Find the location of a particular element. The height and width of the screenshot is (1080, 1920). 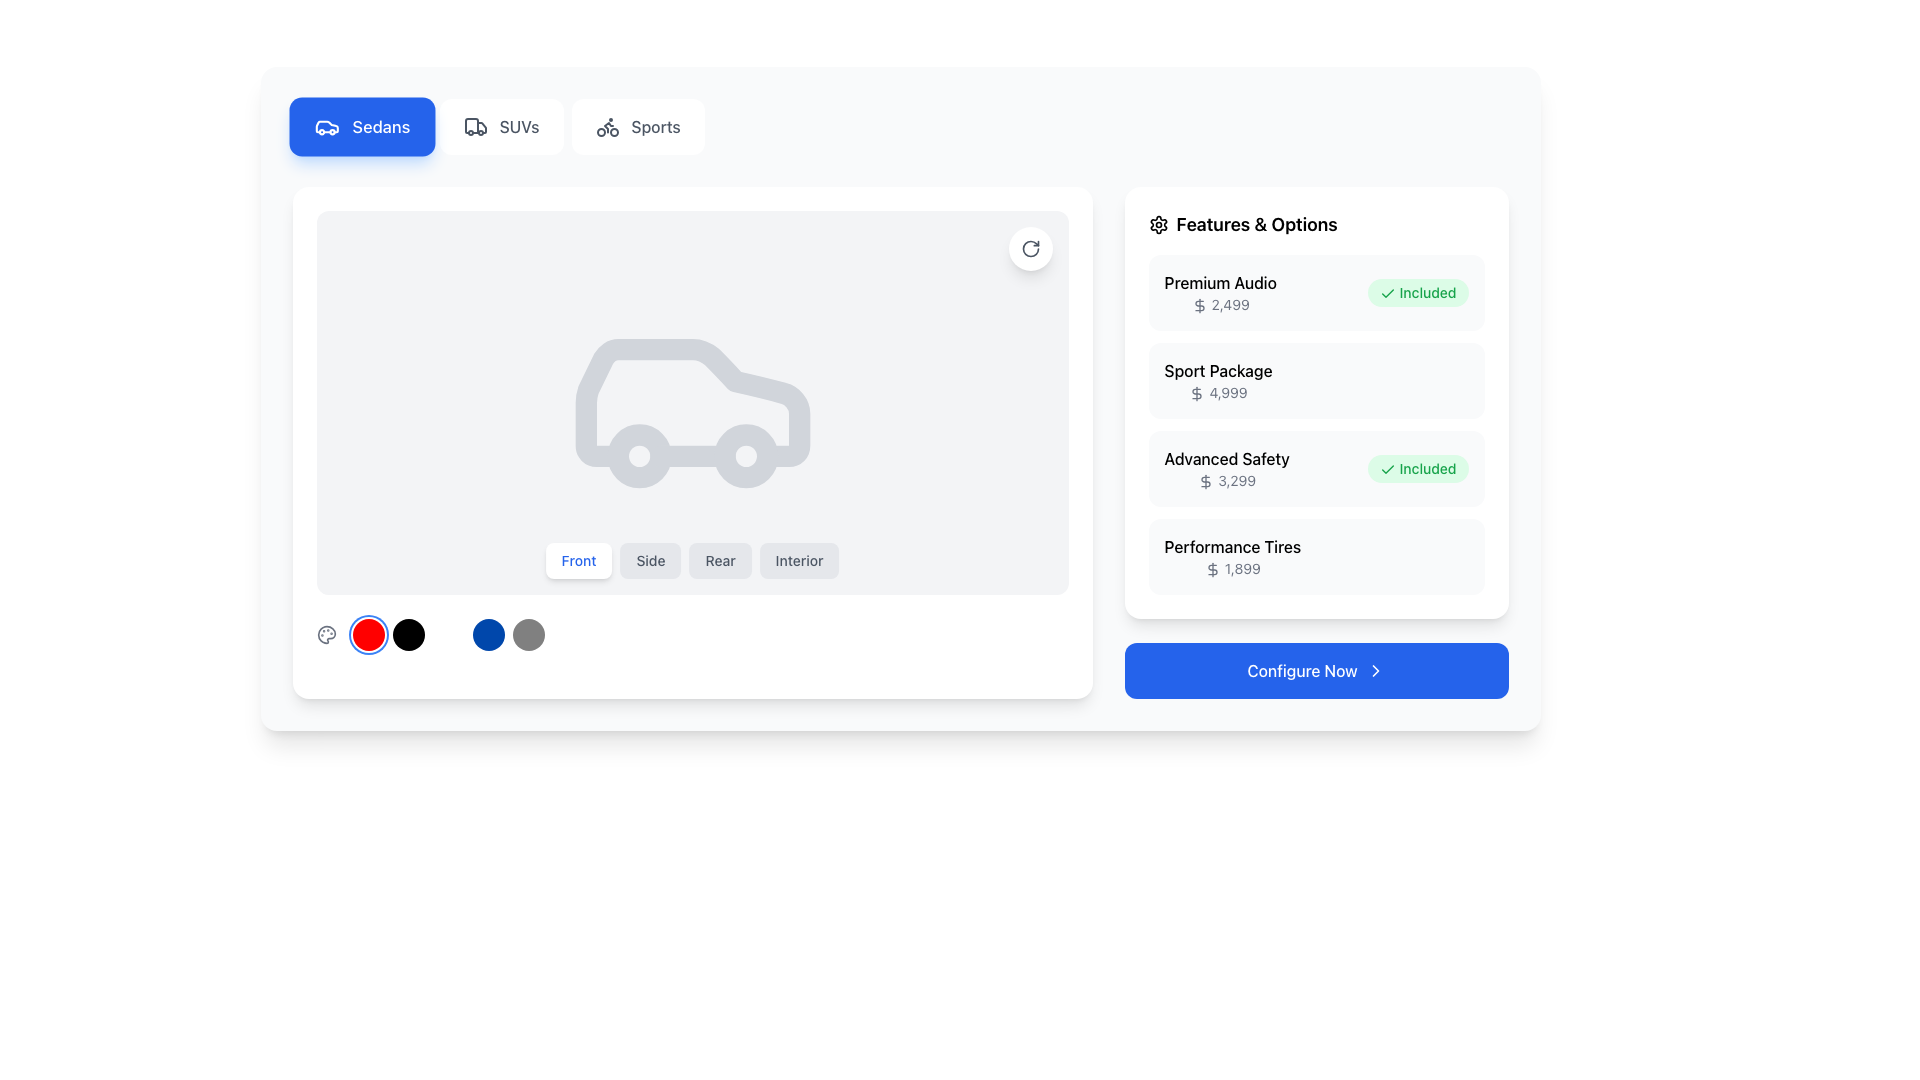

the car icon located within the Sedans button, positioned towards the left side of the button, just before the text 'Sedans' is located at coordinates (326, 127).